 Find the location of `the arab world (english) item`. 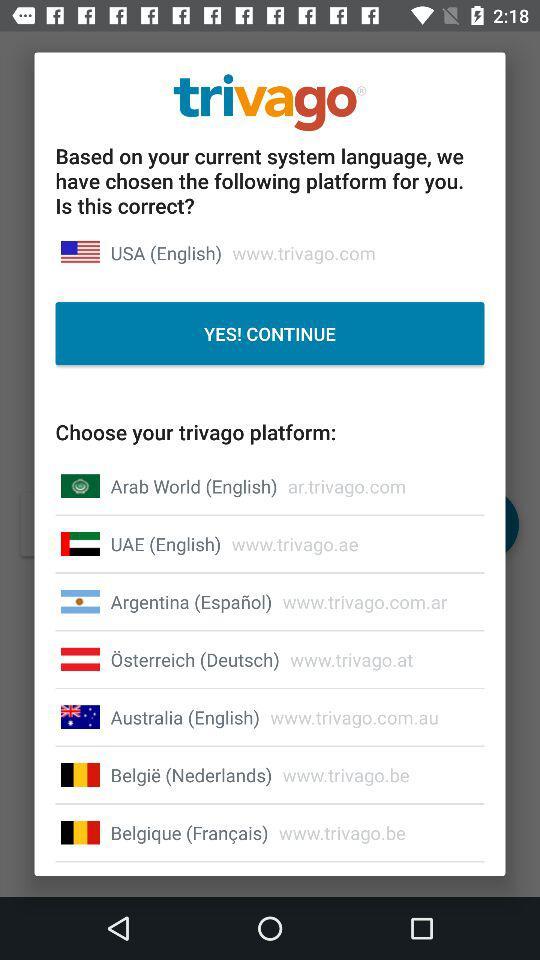

the arab world (english) item is located at coordinates (194, 485).